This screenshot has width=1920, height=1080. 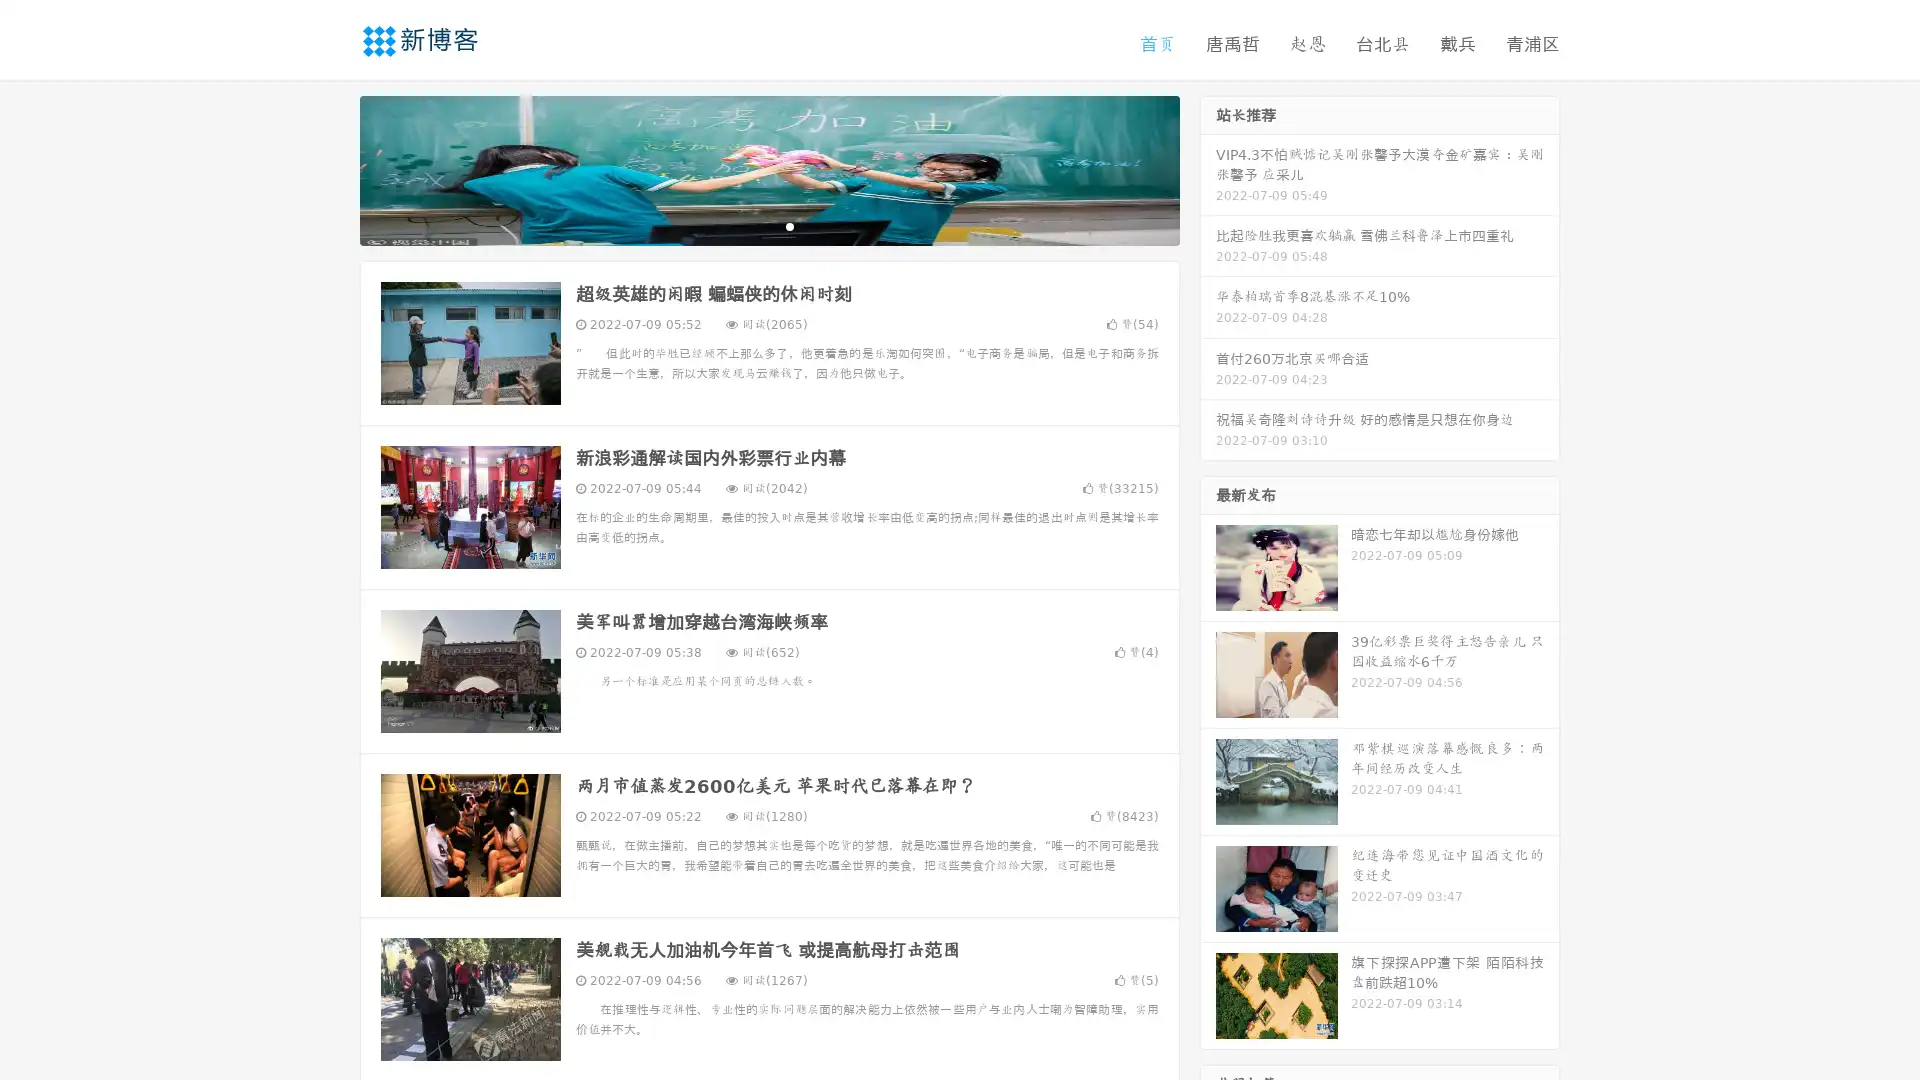 I want to click on Next slide, so click(x=1208, y=168).